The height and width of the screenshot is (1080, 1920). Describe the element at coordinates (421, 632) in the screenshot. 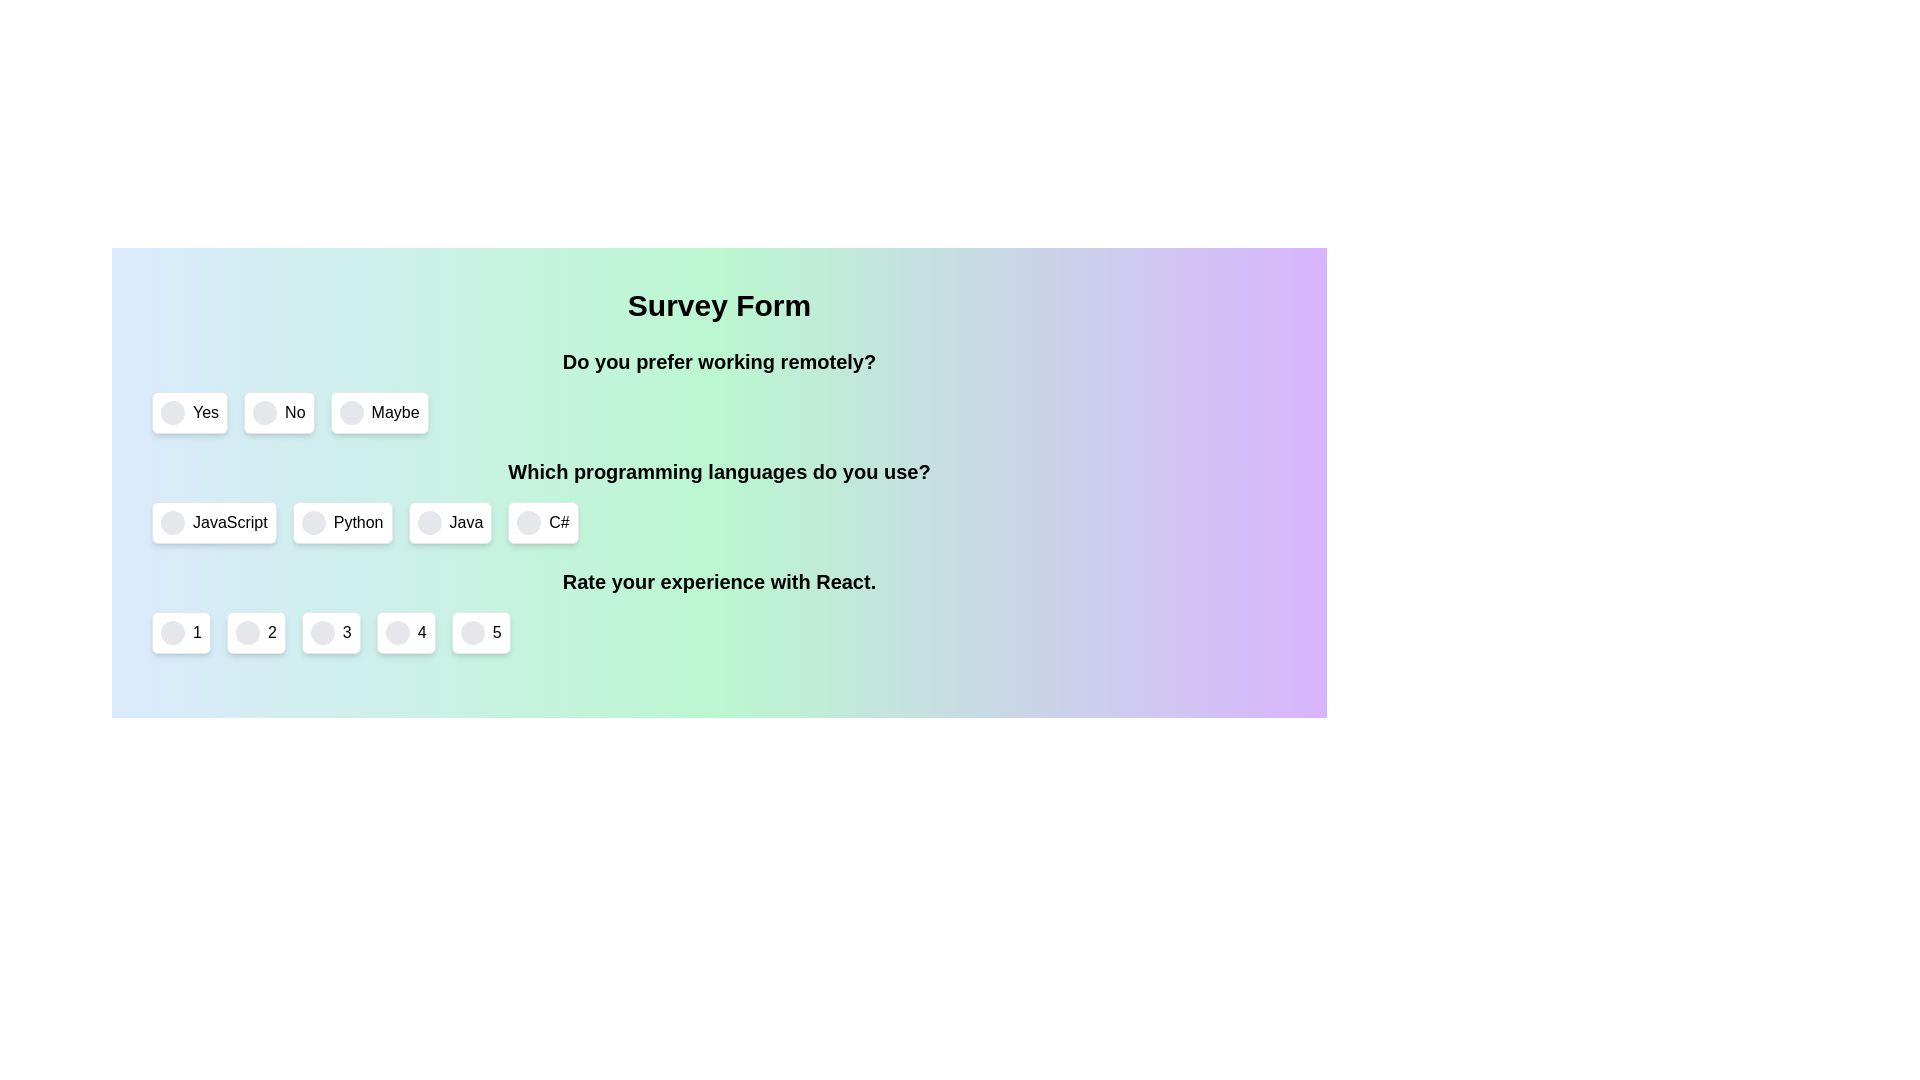

I see `the label for the fourth rating option in the rating system, which is located immediately to the right of its corresponding circular radio button` at that location.